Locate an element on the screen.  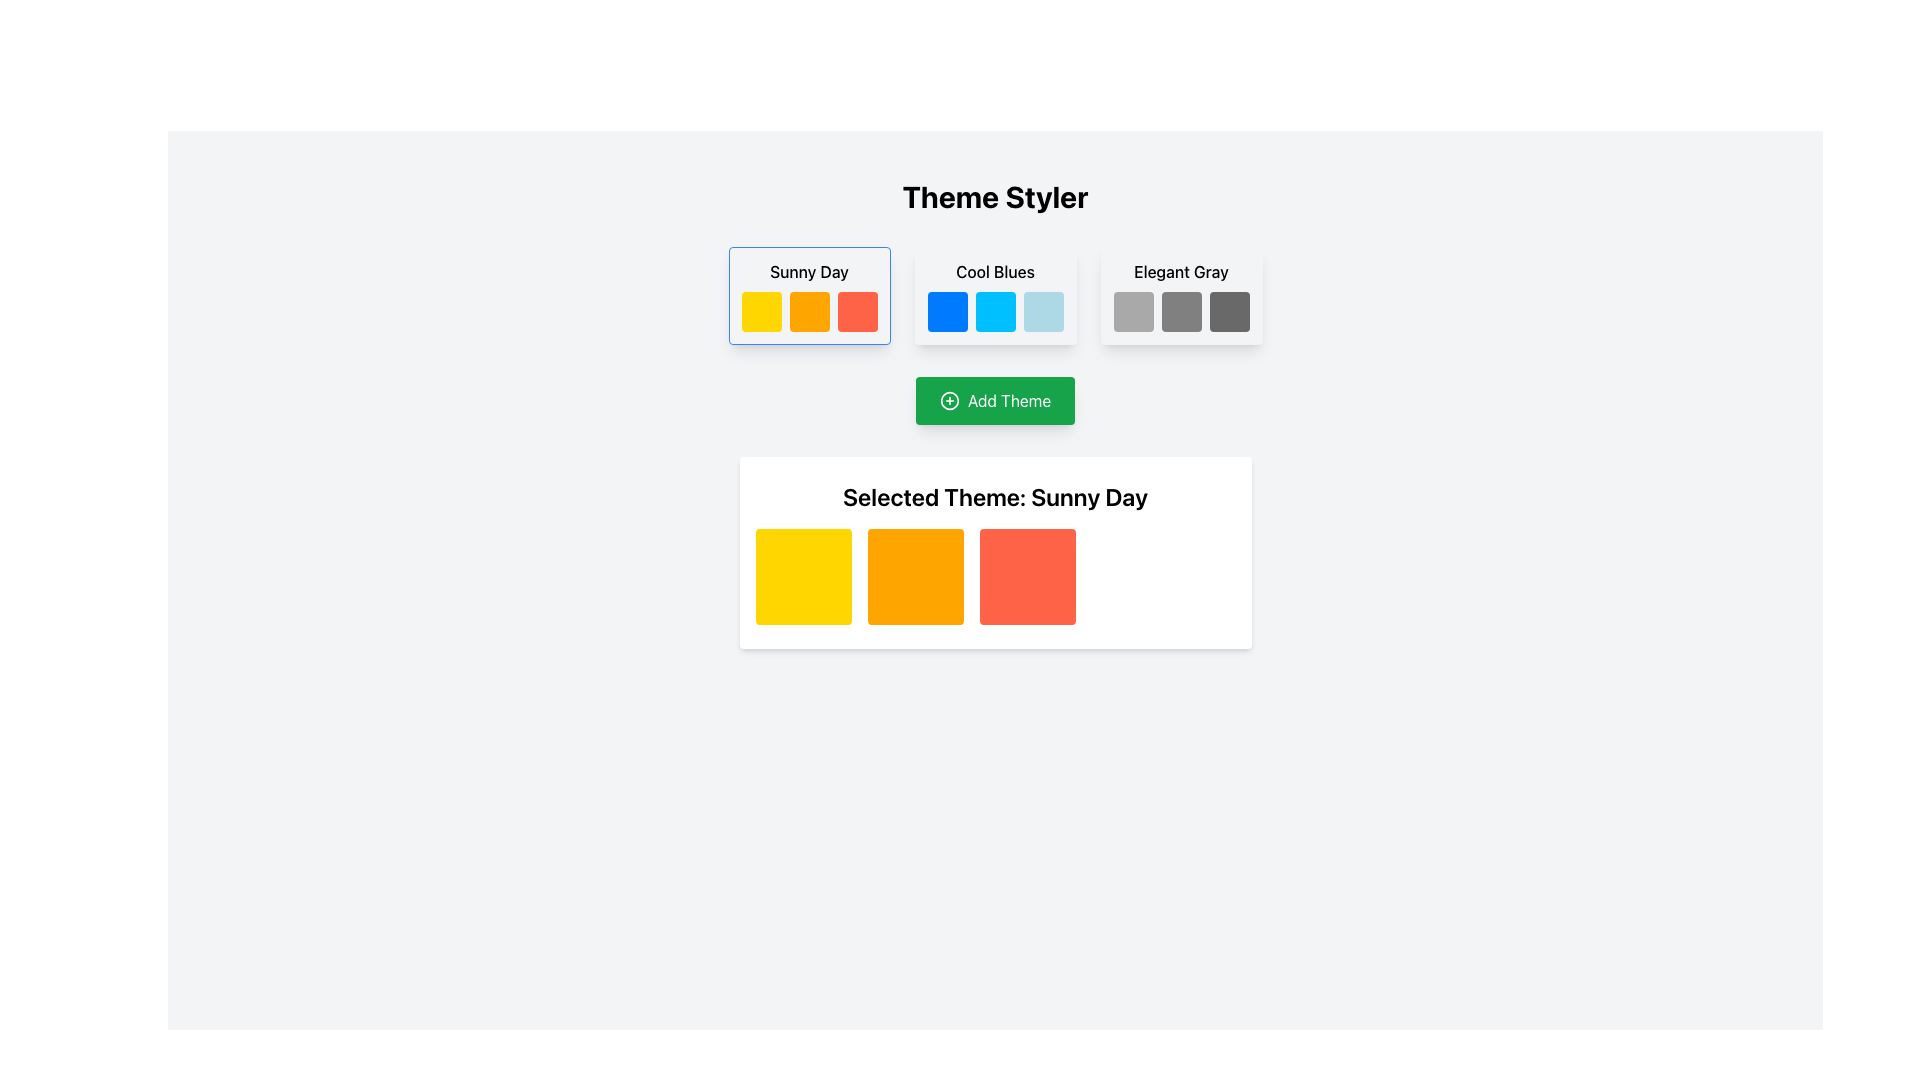
the square in the 'Elegant Gray' theme box is located at coordinates (1181, 296).